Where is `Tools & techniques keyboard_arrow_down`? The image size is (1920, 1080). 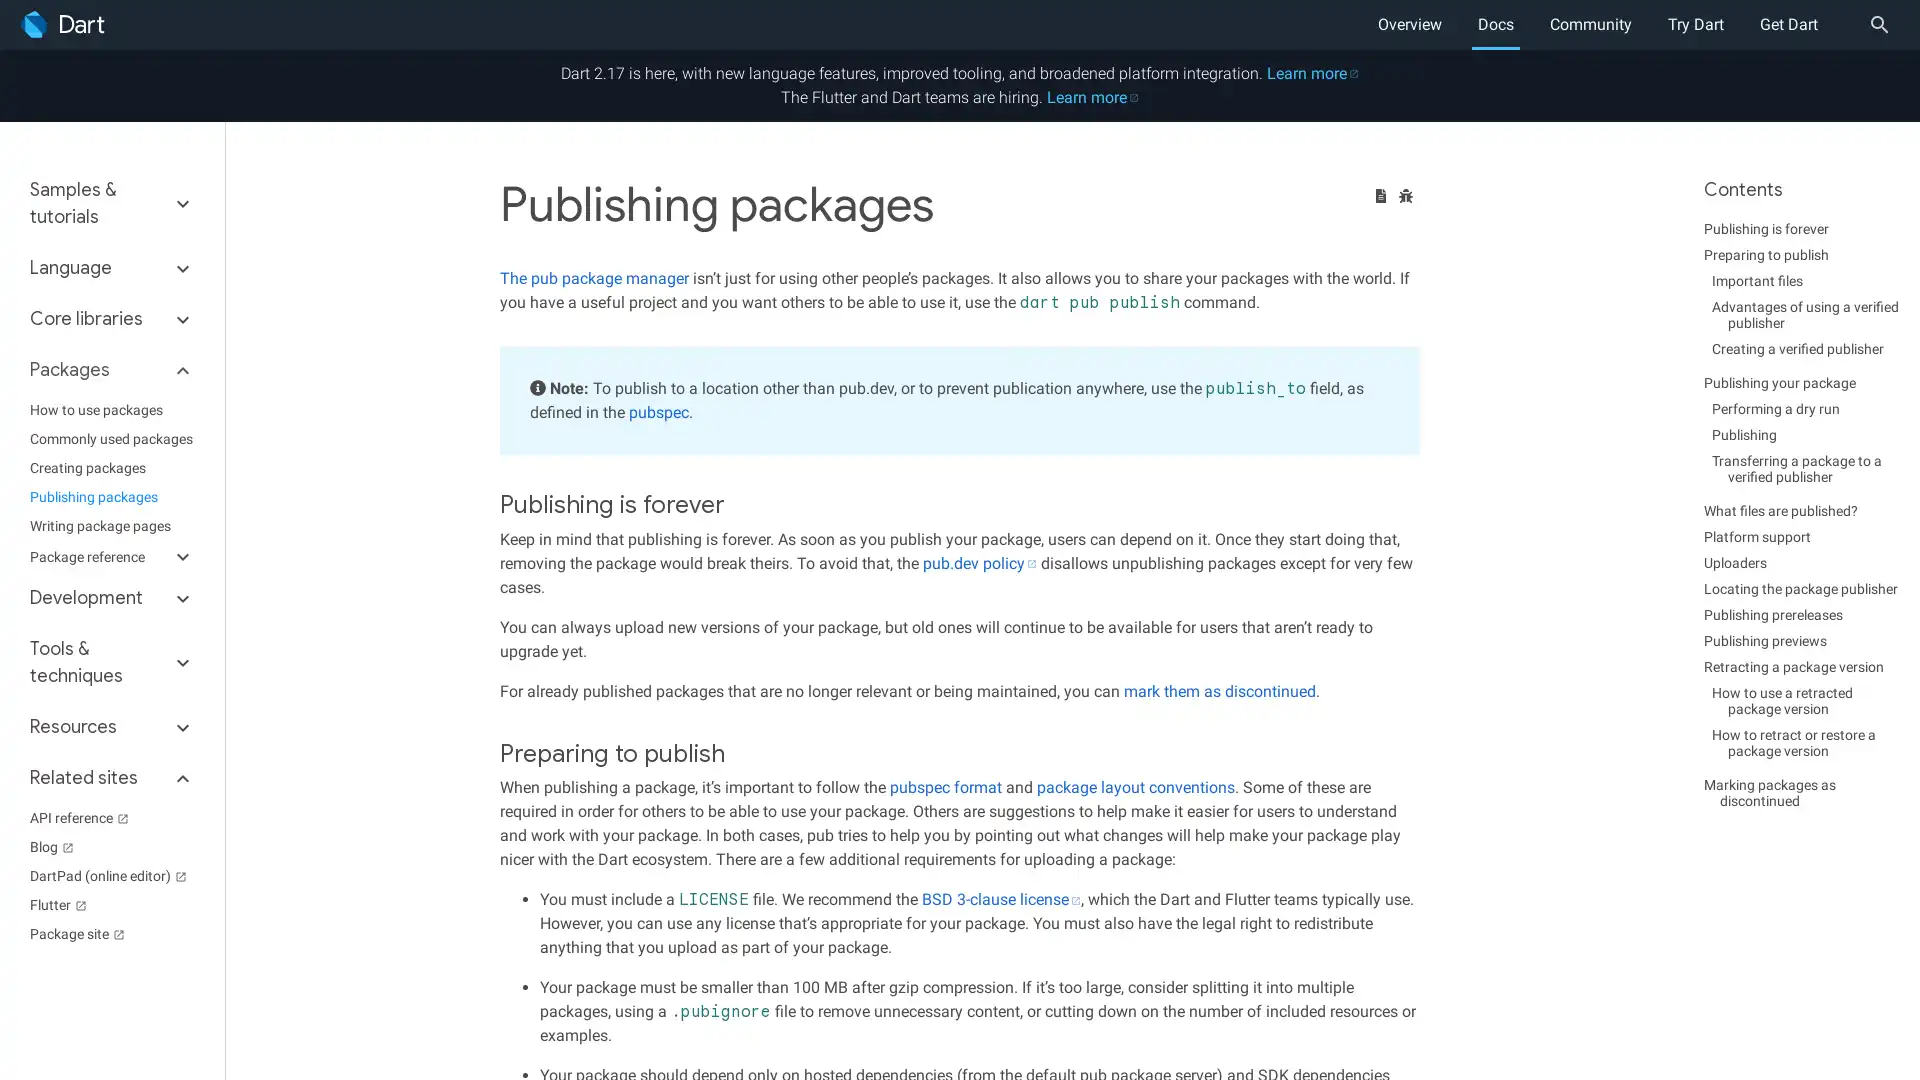
Tools & techniques keyboard_arrow_down is located at coordinates (111, 663).